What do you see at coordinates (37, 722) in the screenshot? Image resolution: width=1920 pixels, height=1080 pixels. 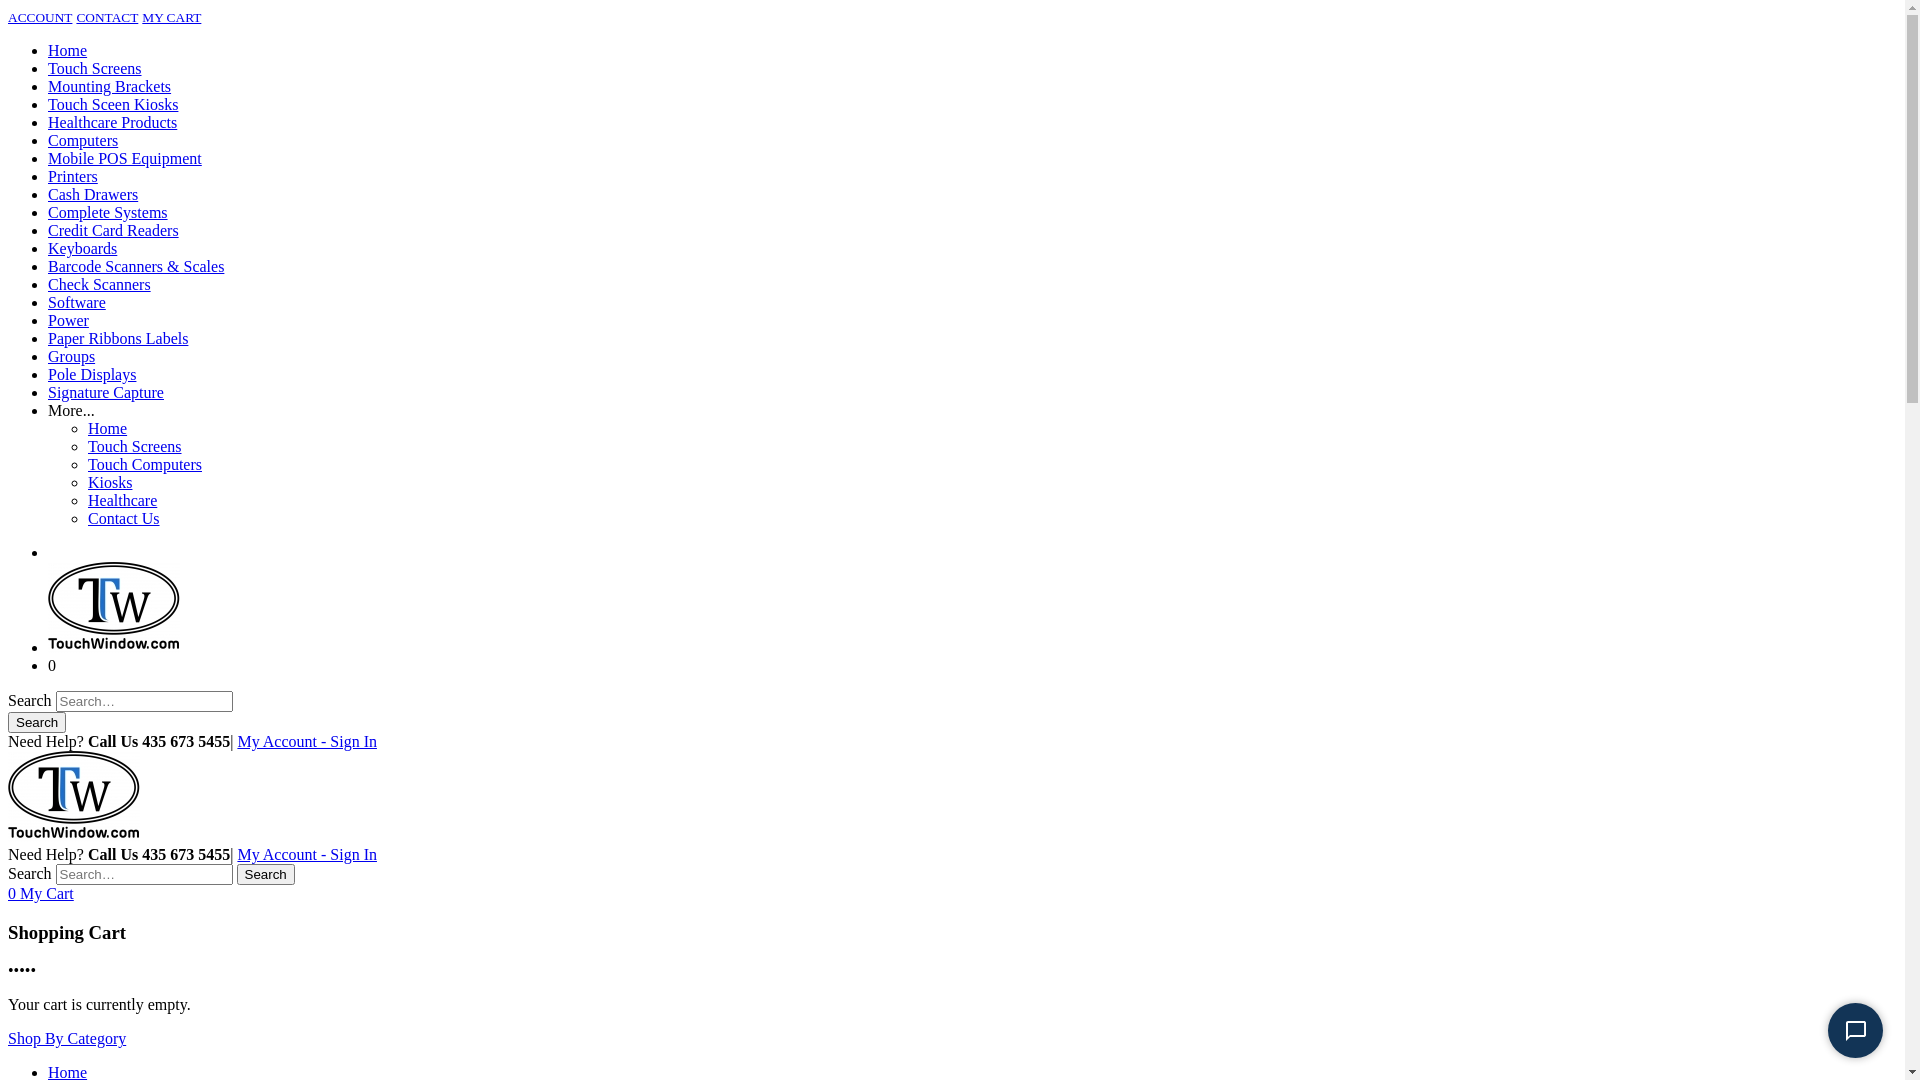 I see `'Search'` at bounding box center [37, 722].